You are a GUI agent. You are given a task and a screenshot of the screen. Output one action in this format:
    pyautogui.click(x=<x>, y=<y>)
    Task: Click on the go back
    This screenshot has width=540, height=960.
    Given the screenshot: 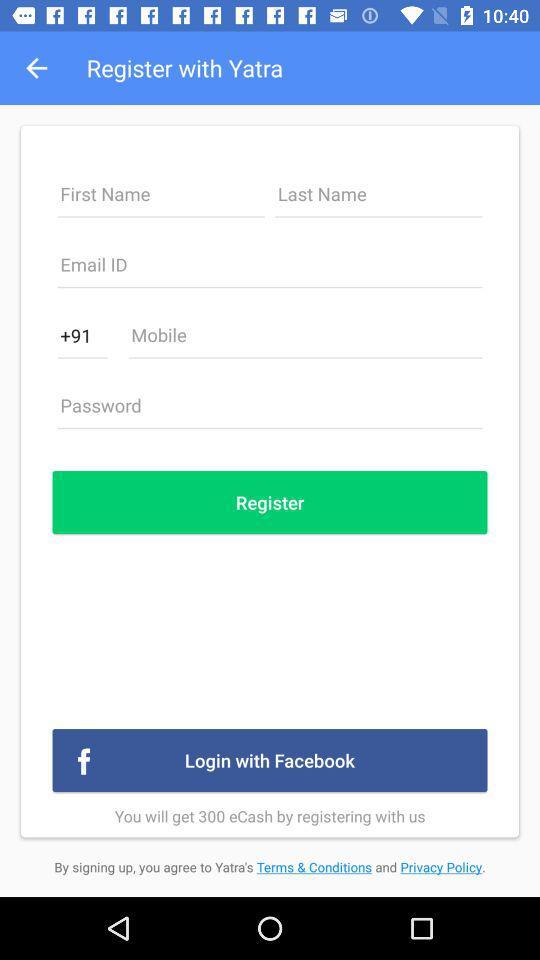 What is the action you would take?
    pyautogui.click(x=270, y=269)
    